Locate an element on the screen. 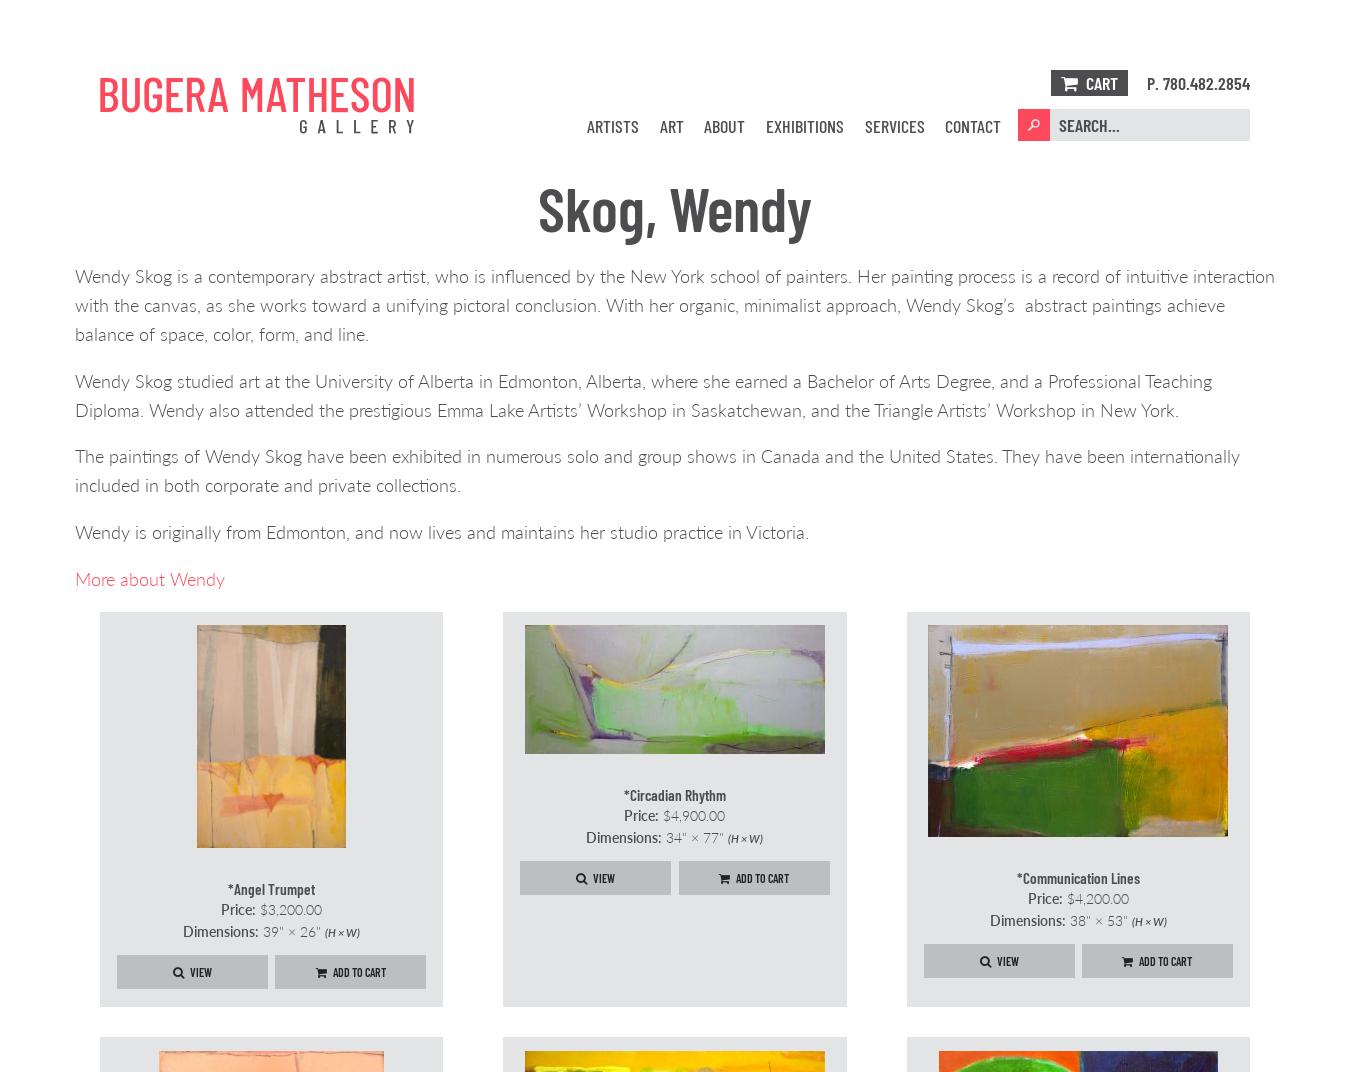 This screenshot has width=1350, height=1072. 'Contact' is located at coordinates (971, 124).